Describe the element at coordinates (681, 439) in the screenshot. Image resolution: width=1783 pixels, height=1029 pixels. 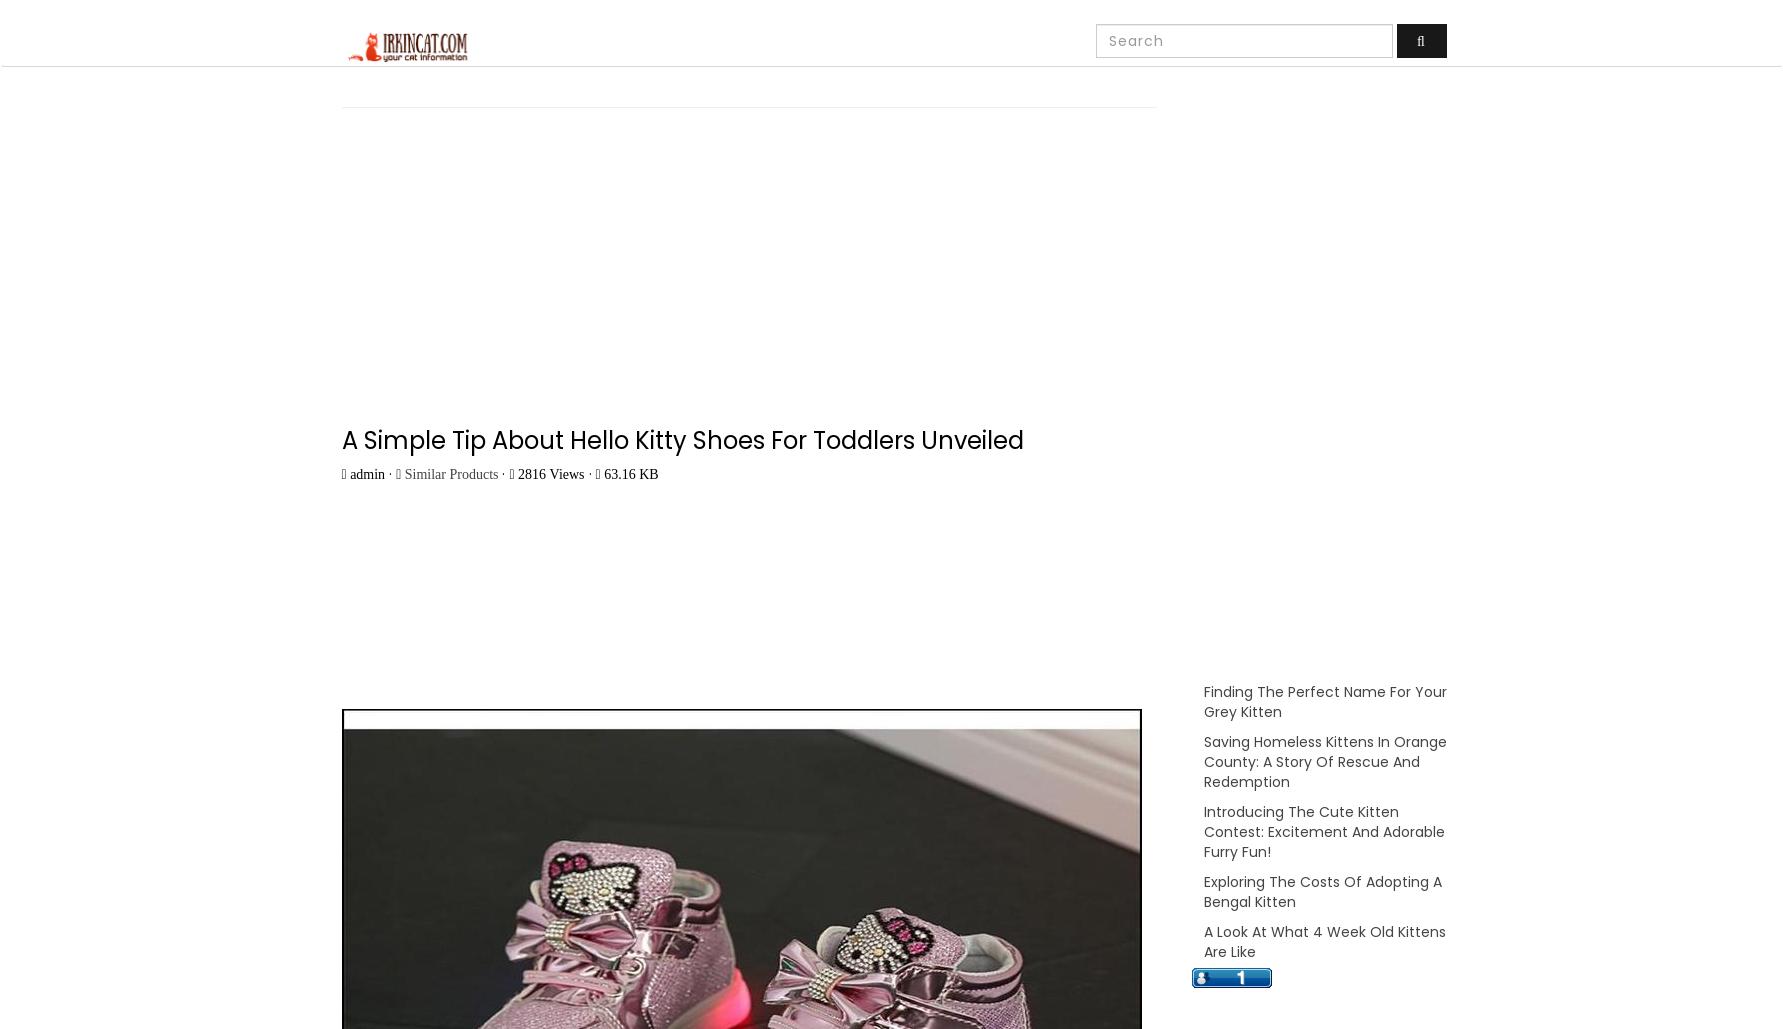
I see `'A Simple Tip About Hello Kitty Shoes For Toddlers Unveiled'` at that location.